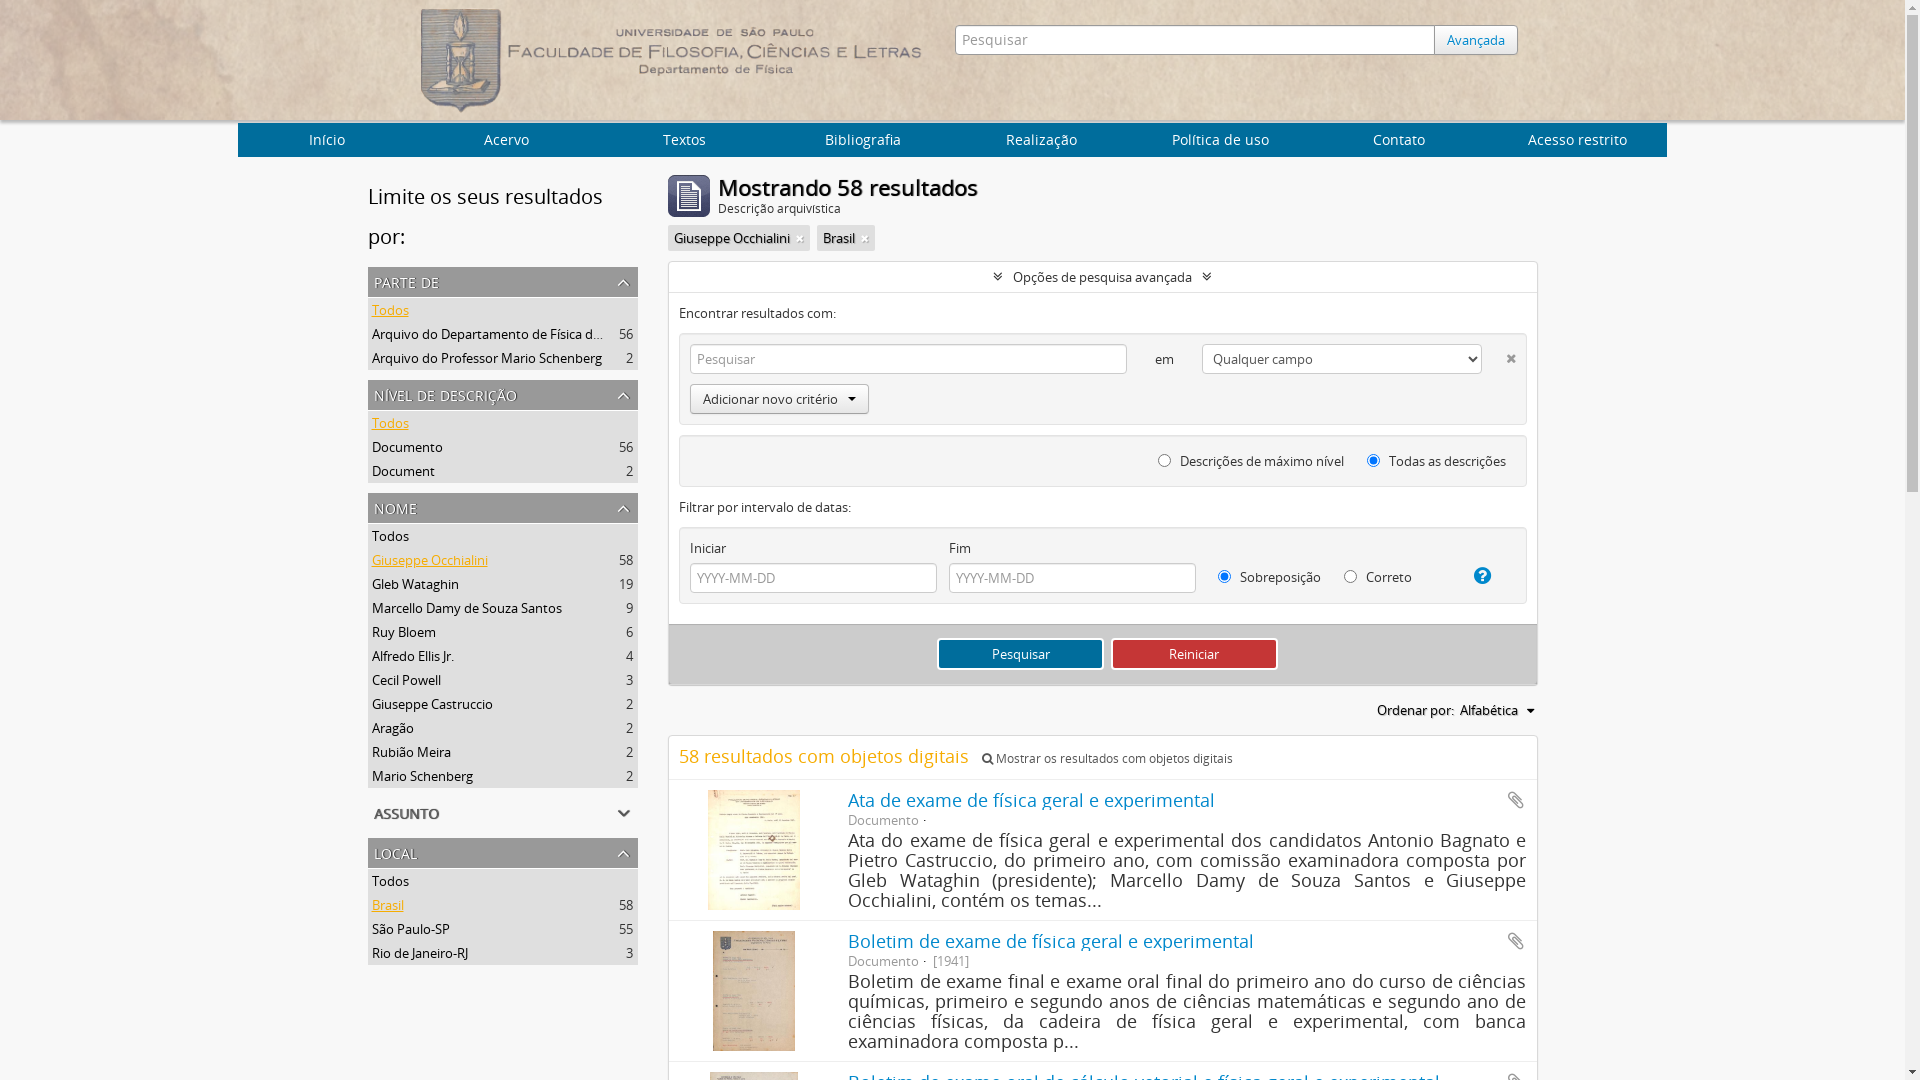 The height and width of the screenshot is (1080, 1920). What do you see at coordinates (684, 138) in the screenshot?
I see `'Textos'` at bounding box center [684, 138].